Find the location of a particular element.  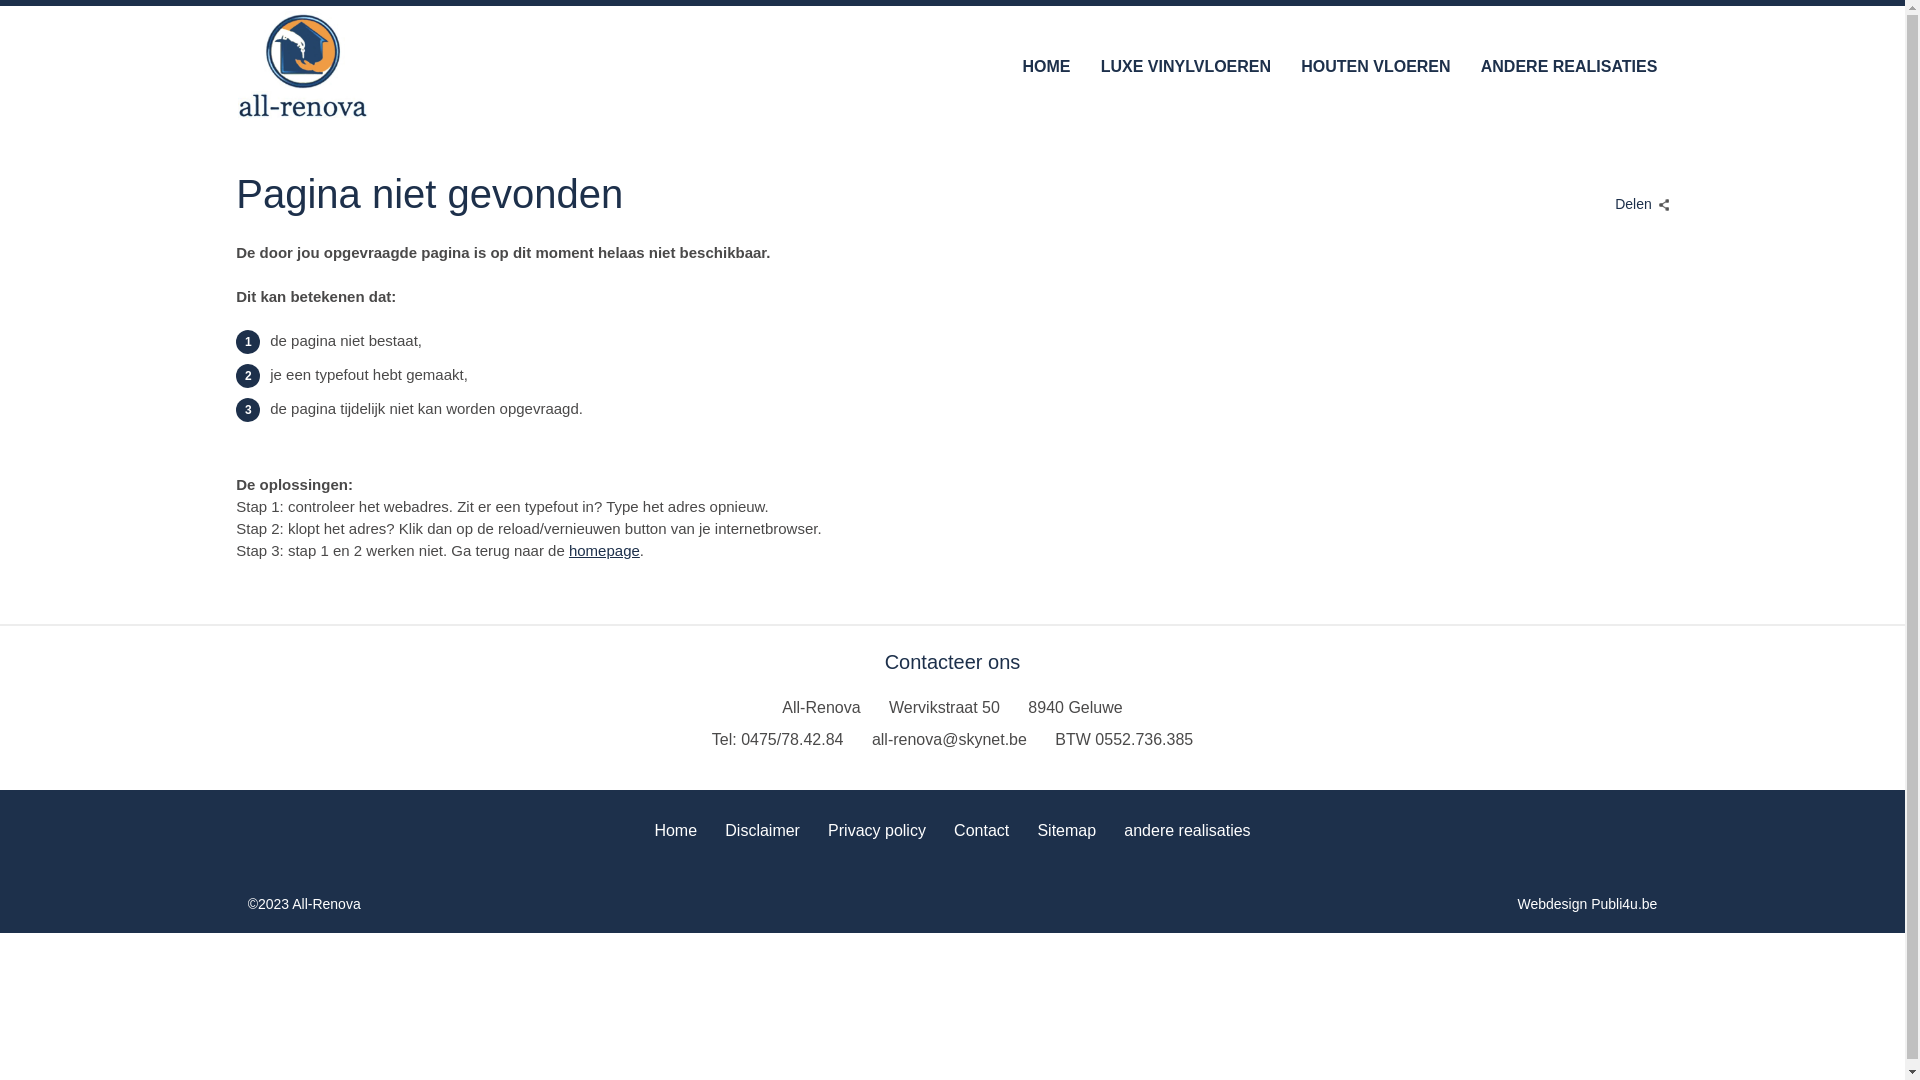

'HOUTEN VLOEREN' is located at coordinates (1374, 64).